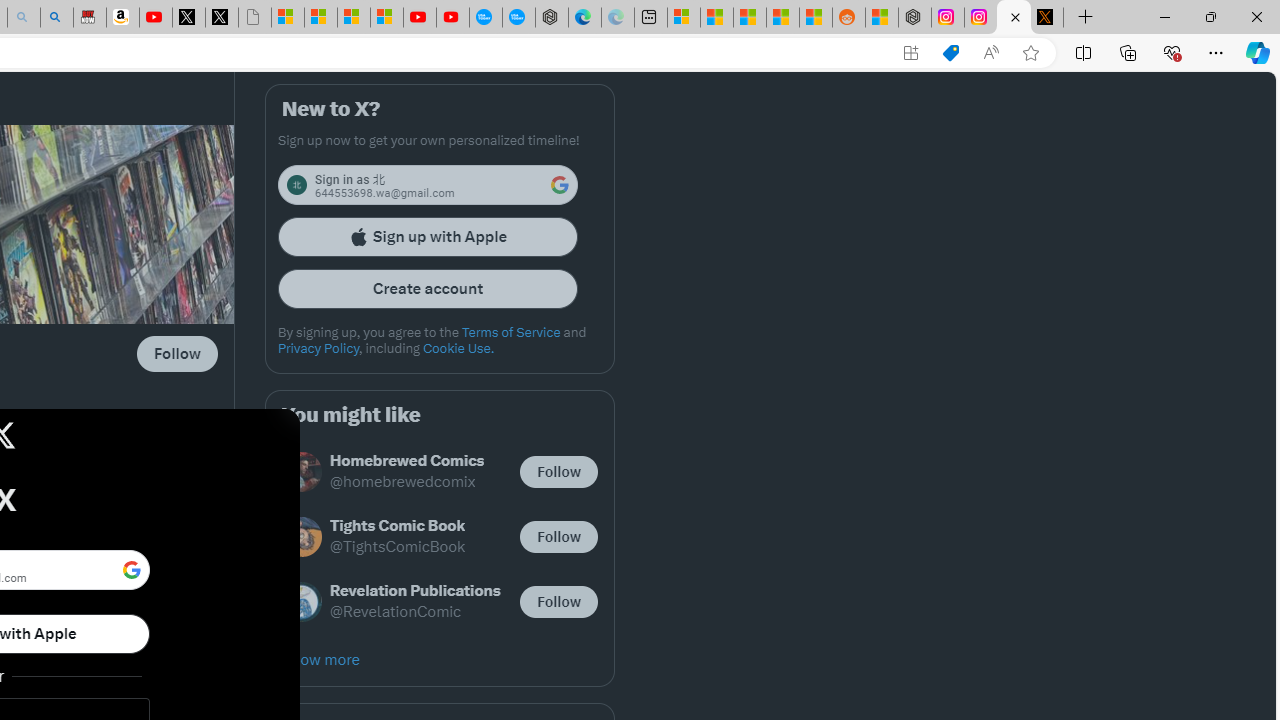  Describe the element at coordinates (950, 52) in the screenshot. I see `'Shopping in Microsoft Edge'` at that location.